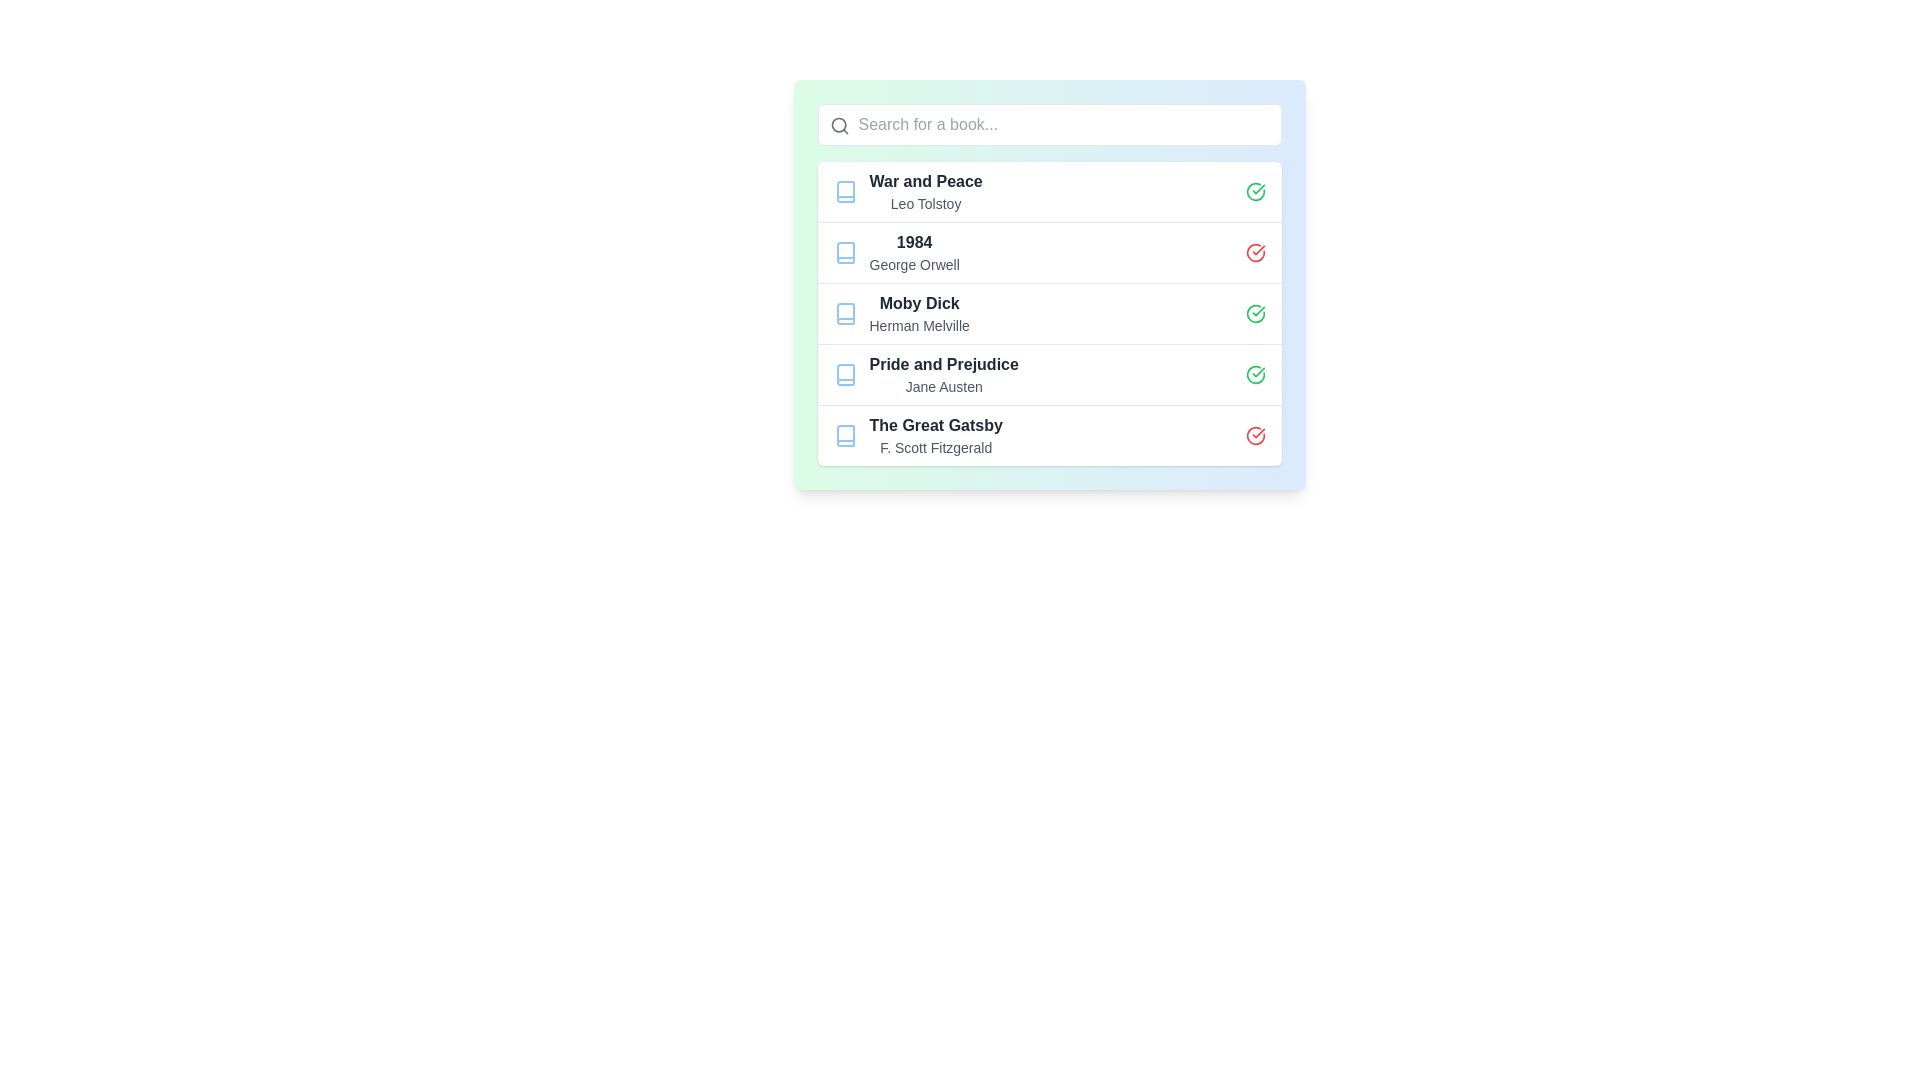  I want to click on the Text label indicating the author of the book titled 'Moby Dick', which is located in the third row directly below the title, so click(918, 325).